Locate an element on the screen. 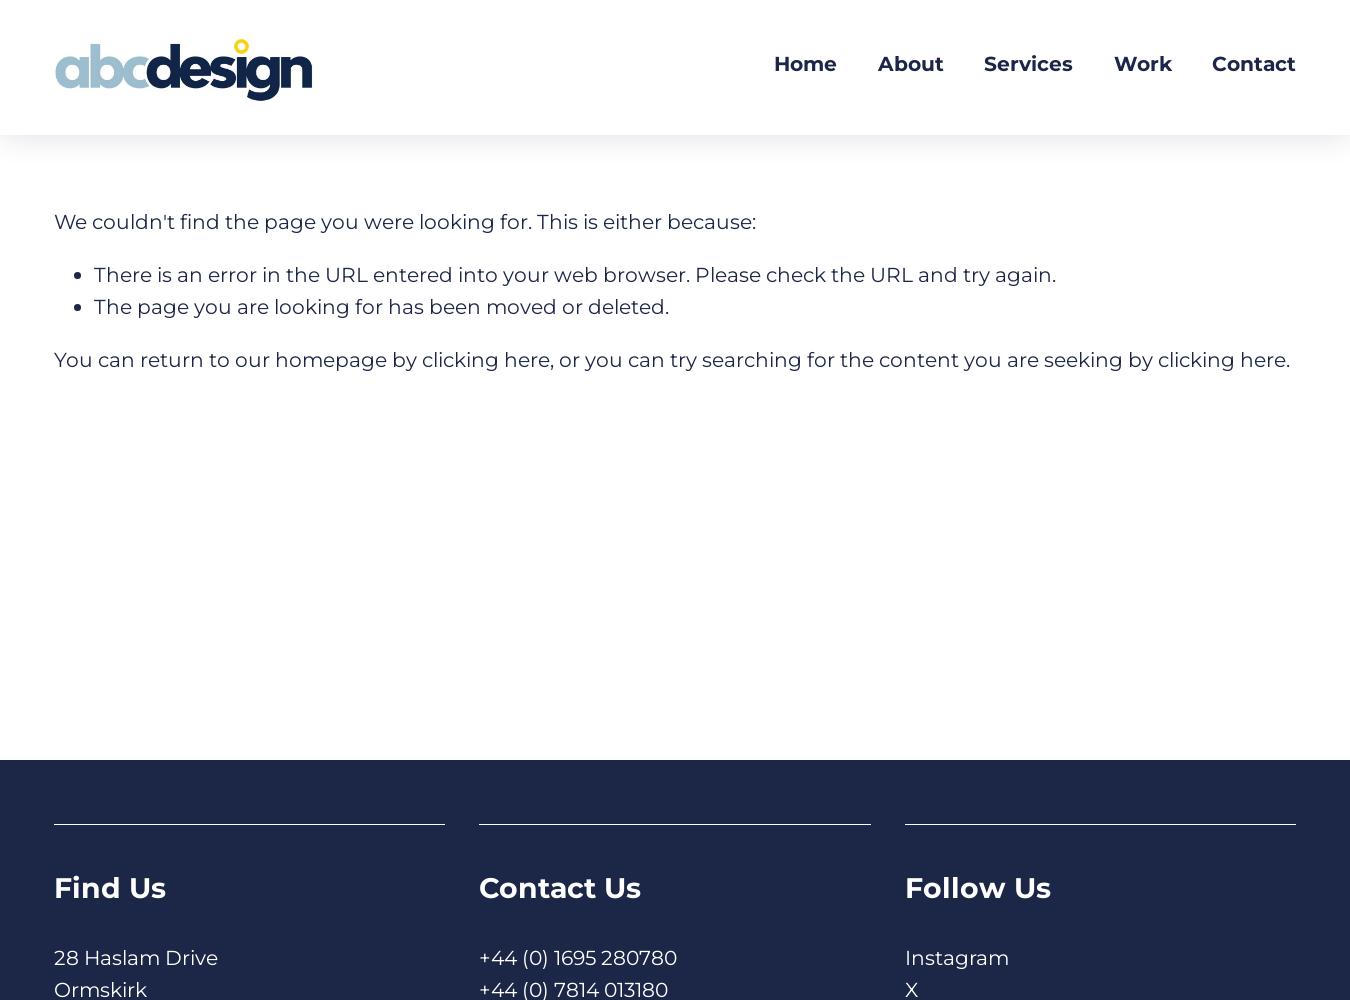 This screenshot has height=1000, width=1350. 'We couldn't find the page you were looking for. This is either because:' is located at coordinates (405, 220).